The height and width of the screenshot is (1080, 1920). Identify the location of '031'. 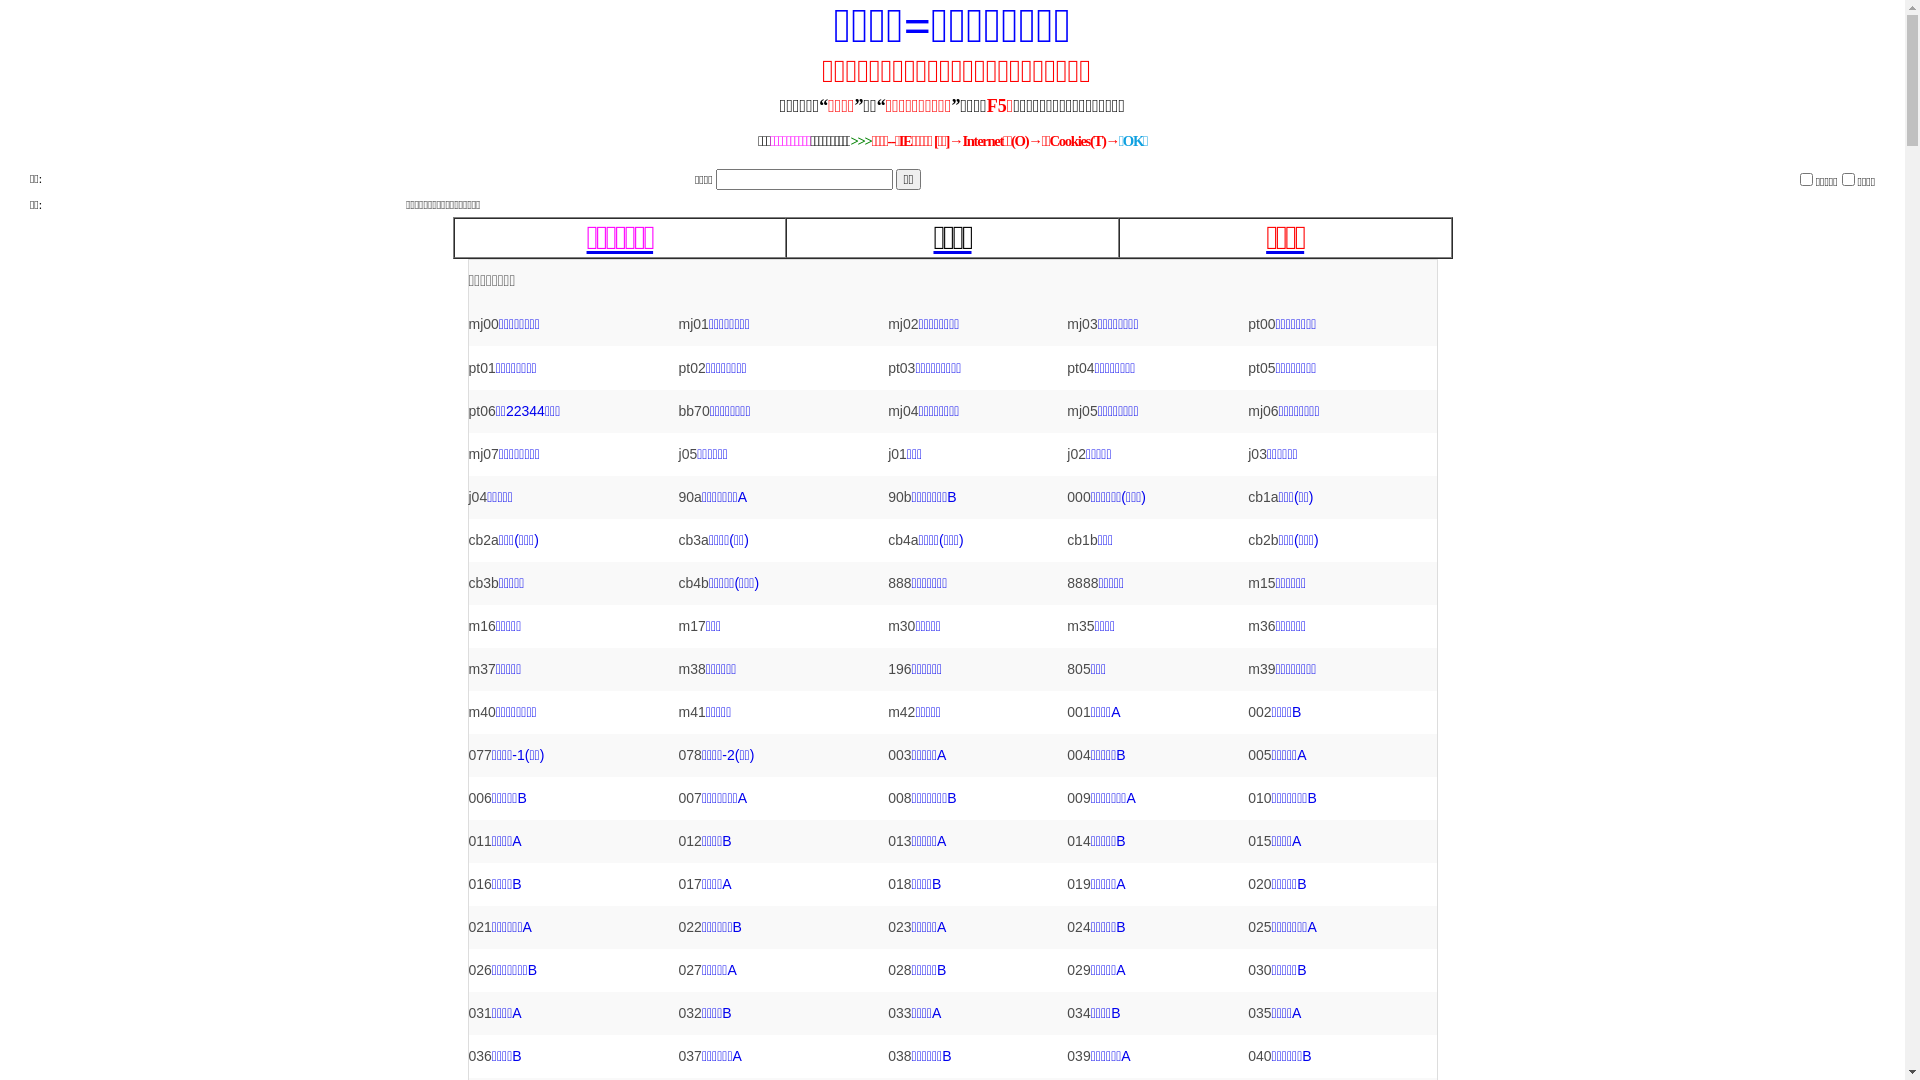
(478, 1013).